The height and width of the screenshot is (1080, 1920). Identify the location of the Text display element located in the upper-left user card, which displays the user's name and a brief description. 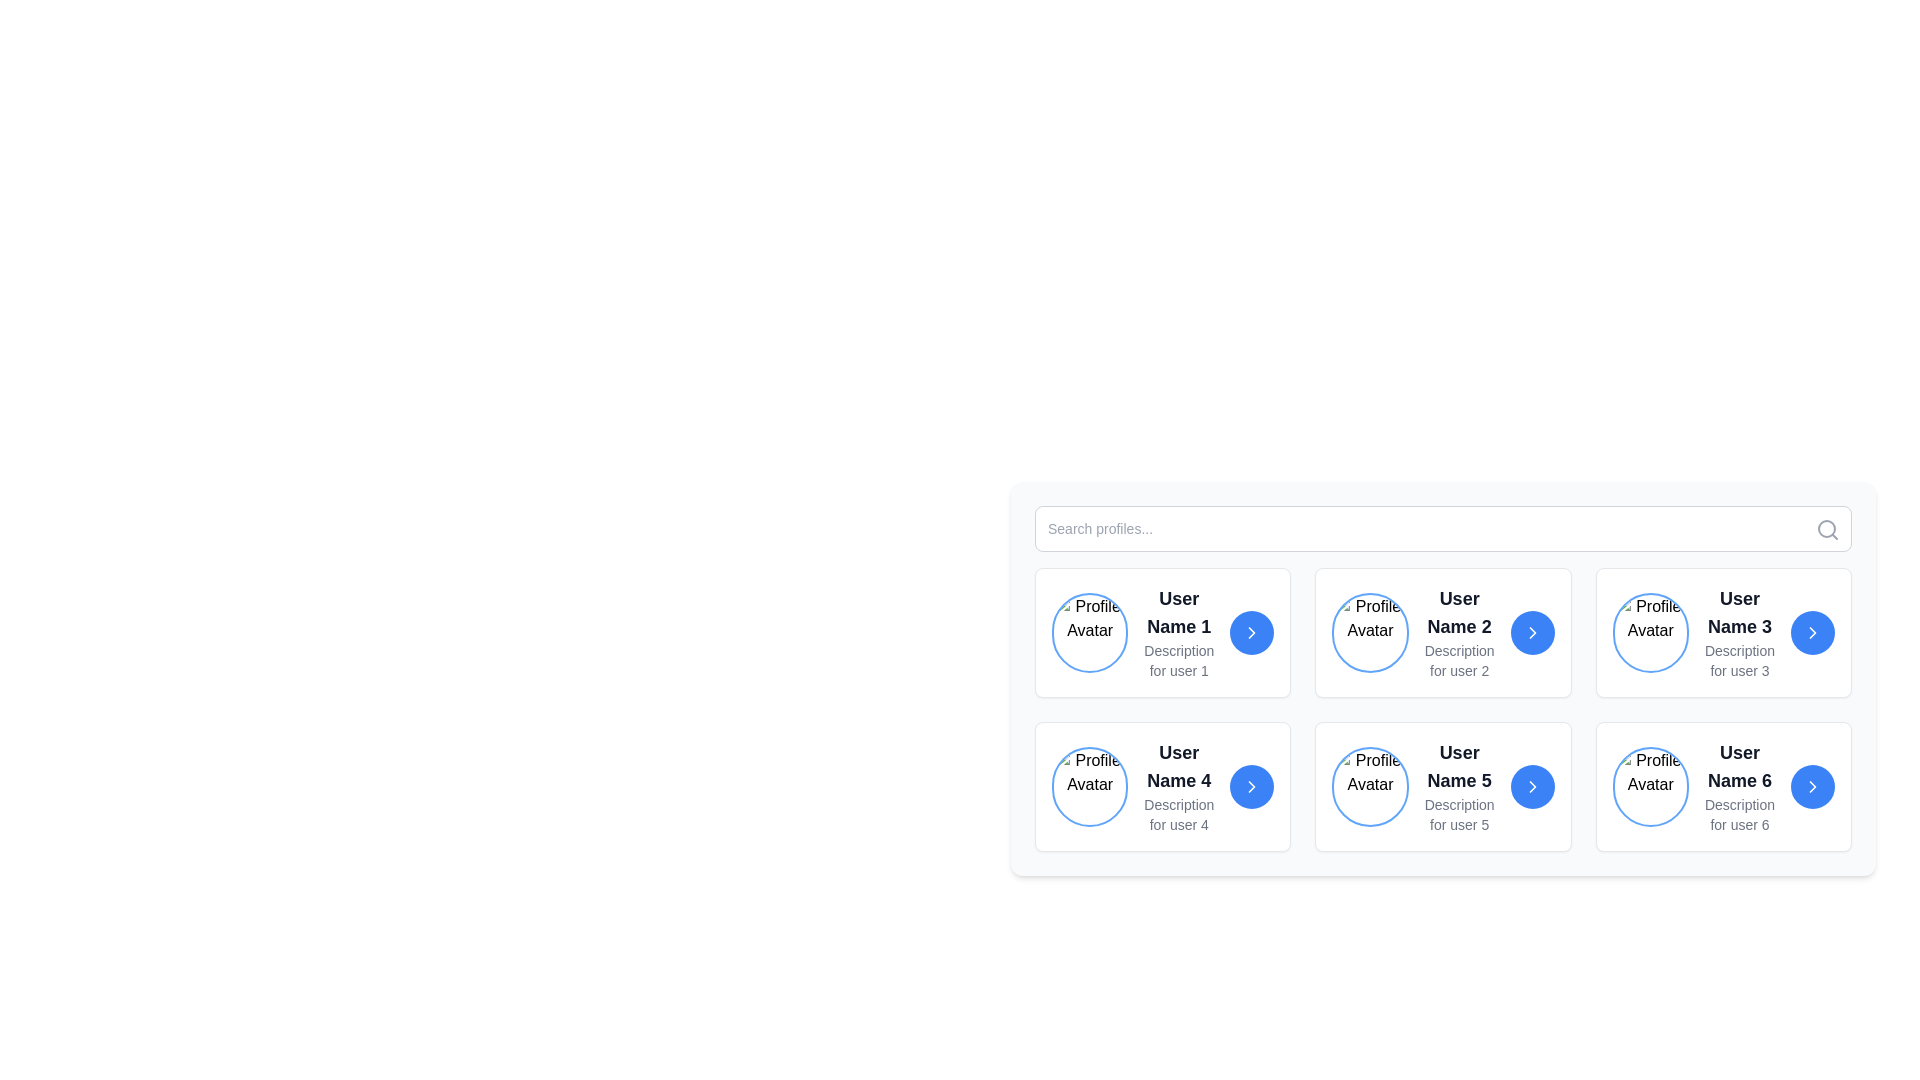
(1179, 632).